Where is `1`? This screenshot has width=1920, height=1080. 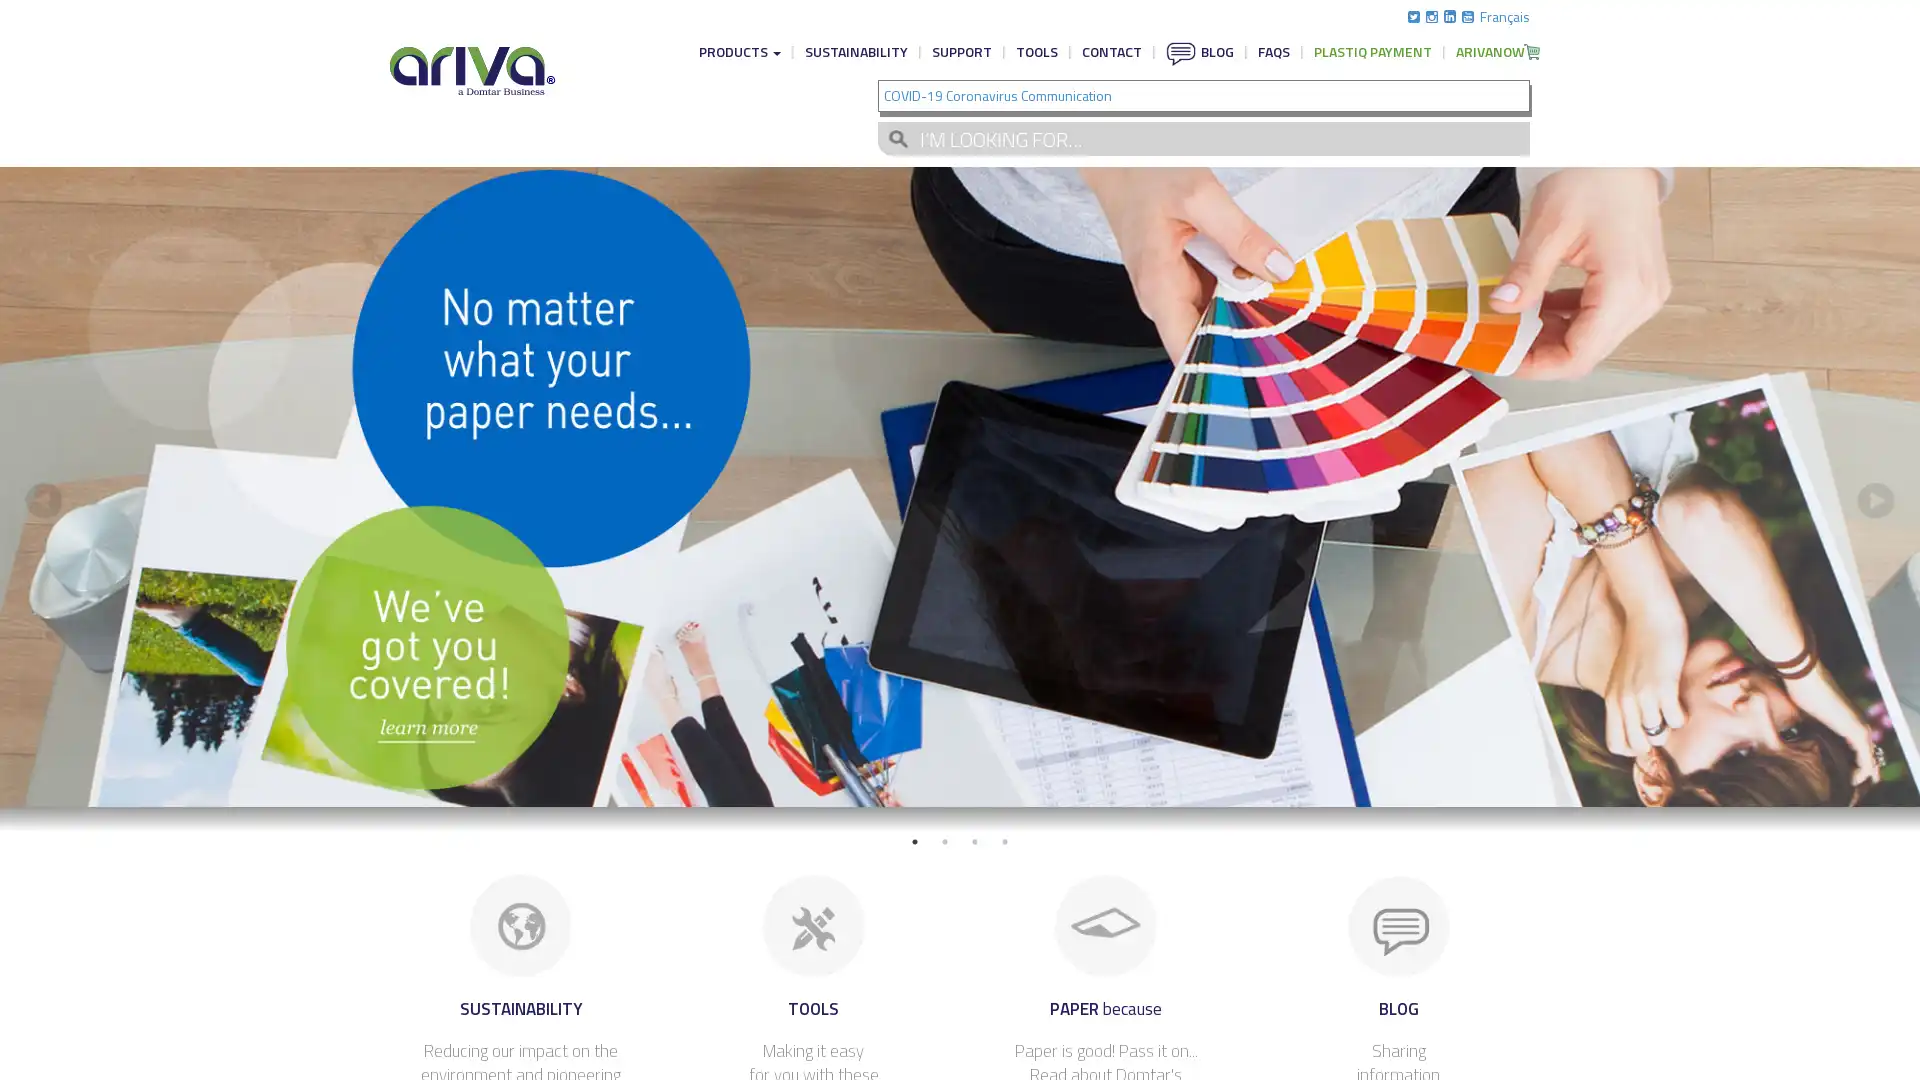
1 is located at coordinates (914, 841).